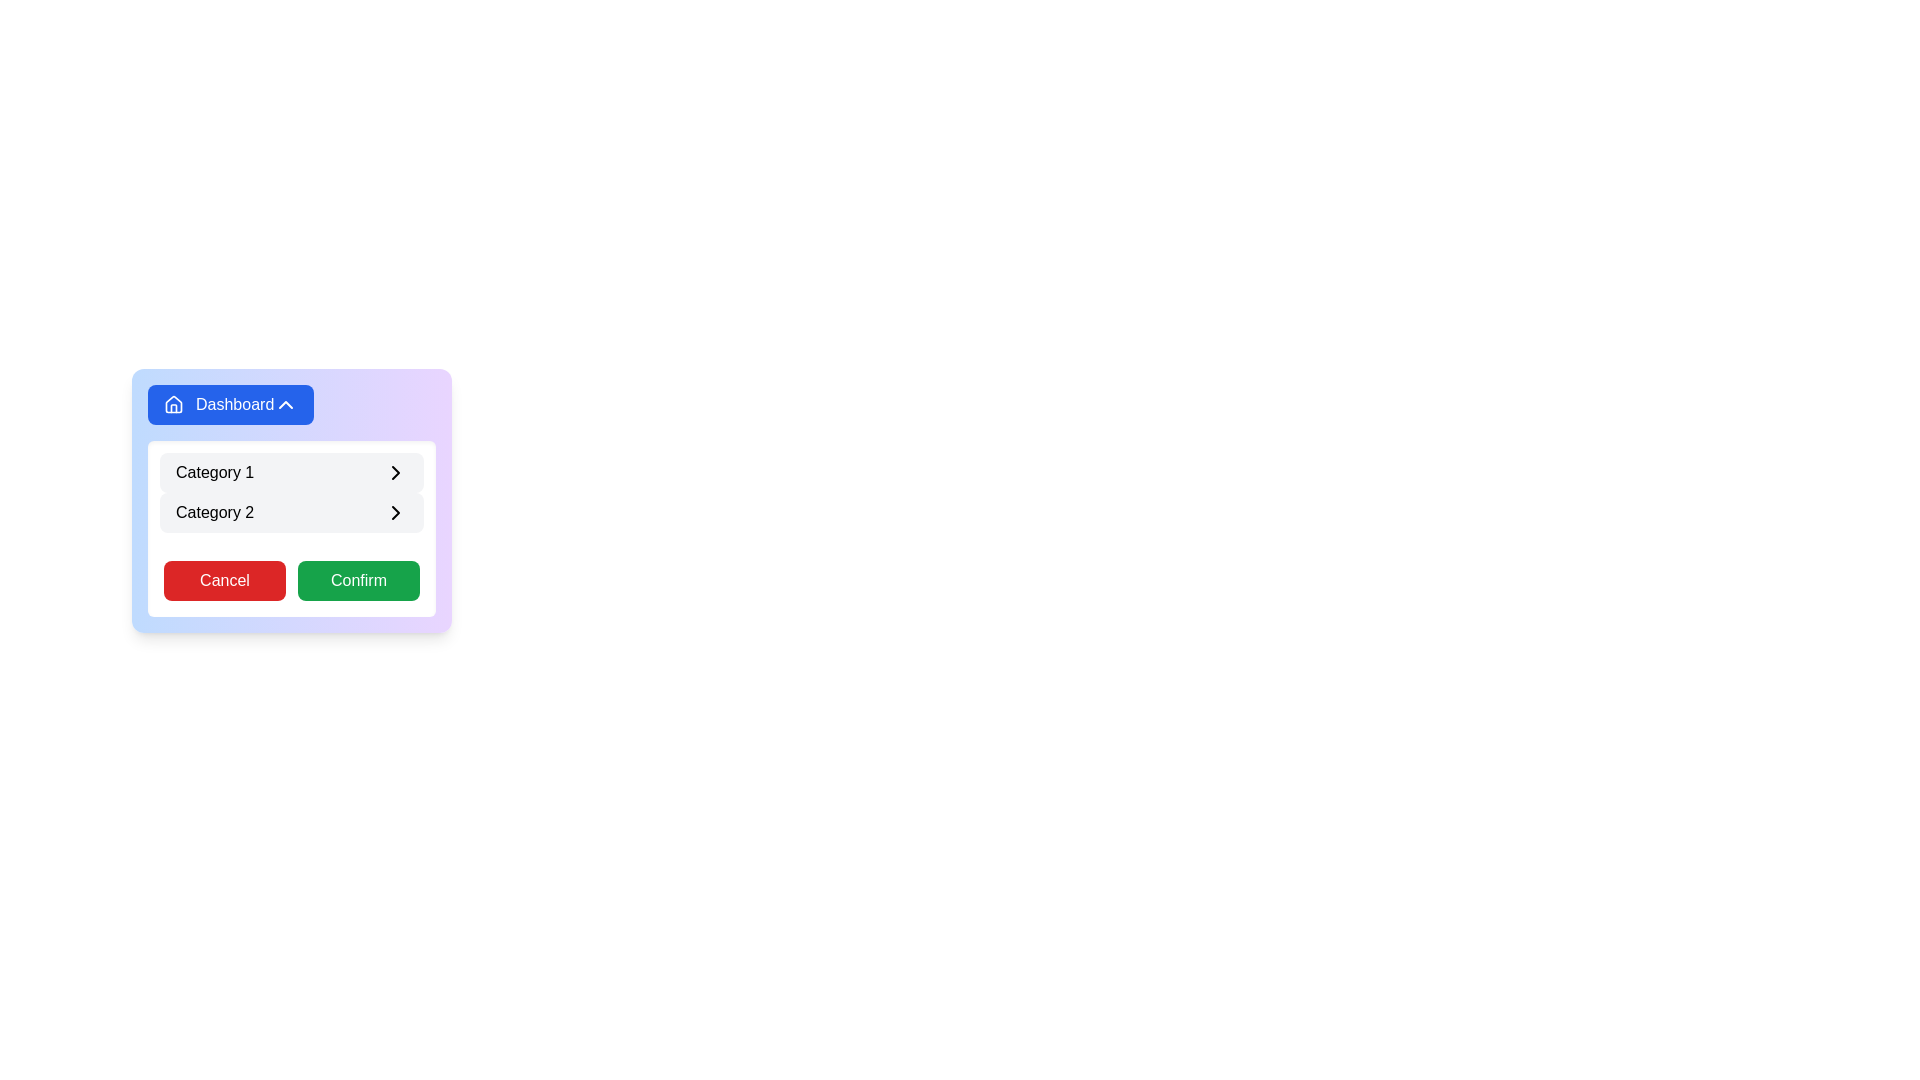 The width and height of the screenshot is (1920, 1080). What do you see at coordinates (395, 473) in the screenshot?
I see `the Chevron Arrow icon` at bounding box center [395, 473].